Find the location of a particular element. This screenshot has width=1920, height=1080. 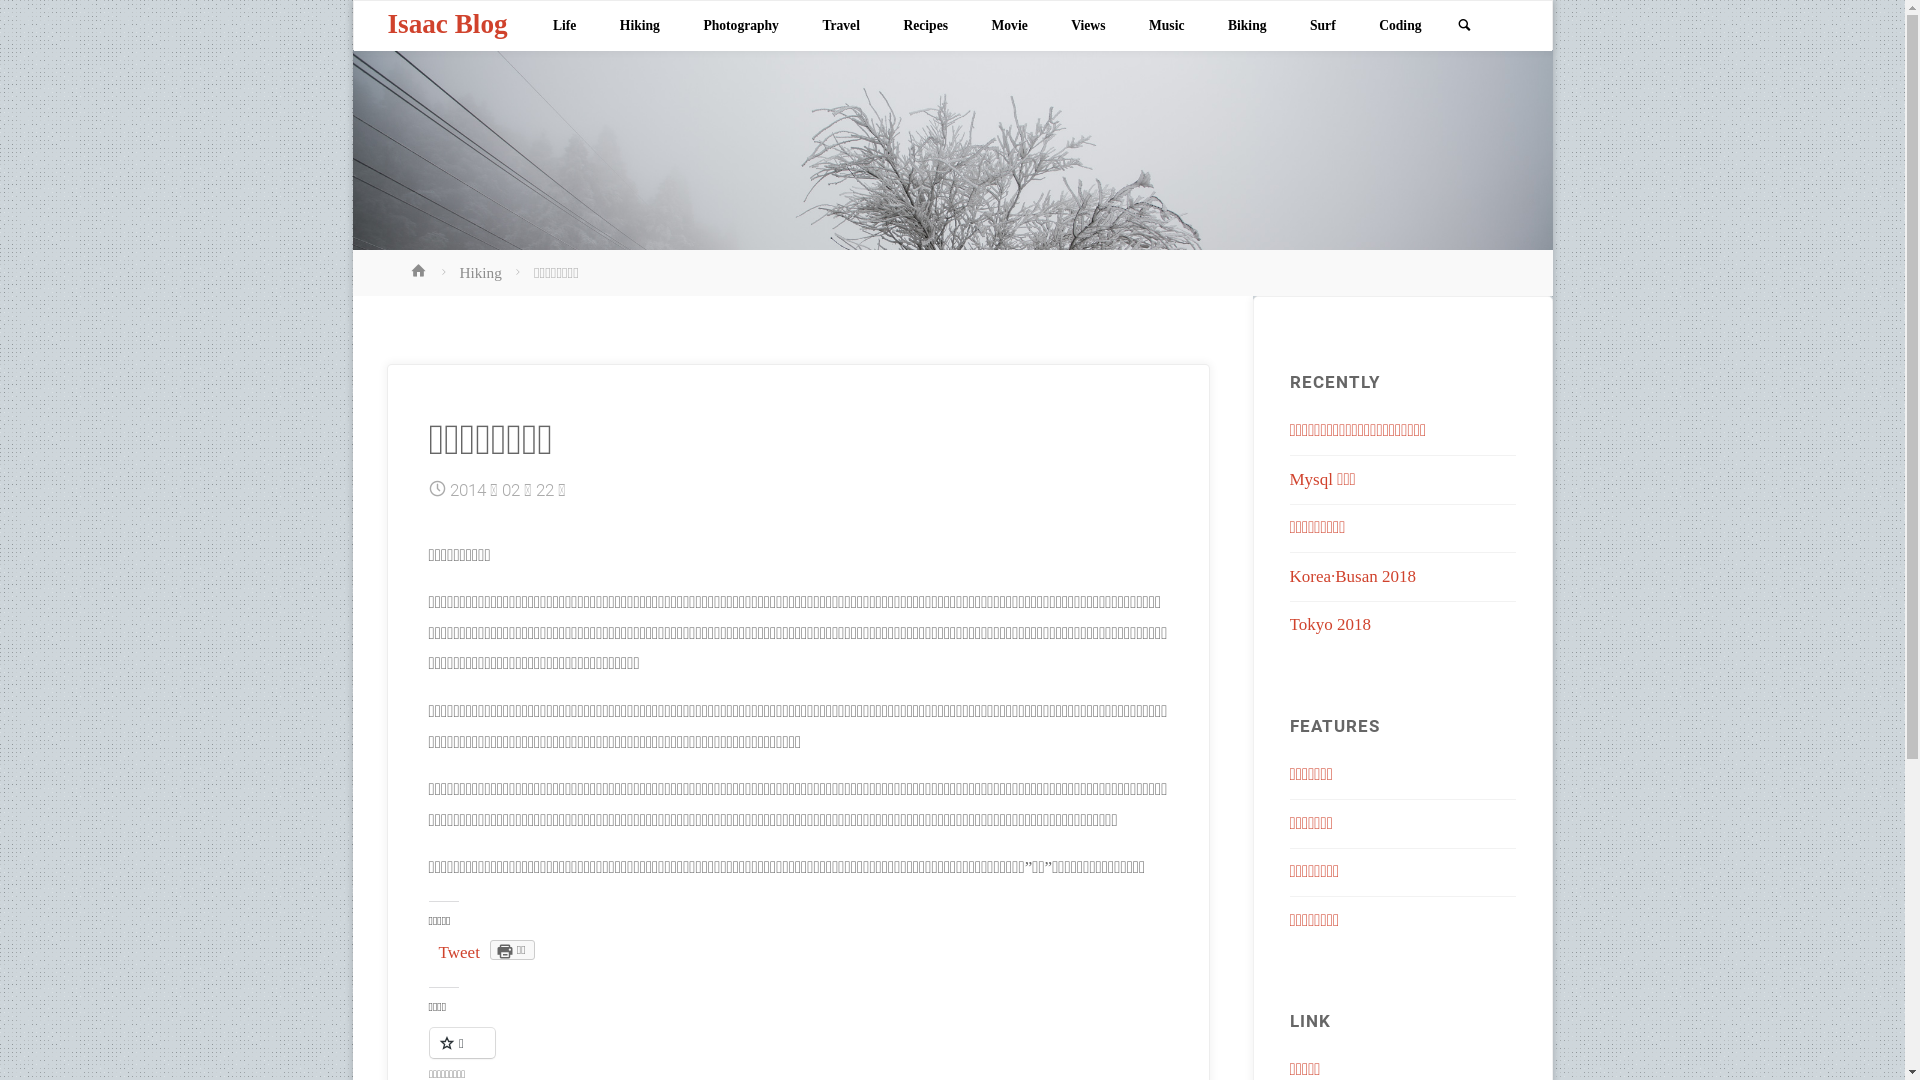

'Movie' is located at coordinates (1009, 26).